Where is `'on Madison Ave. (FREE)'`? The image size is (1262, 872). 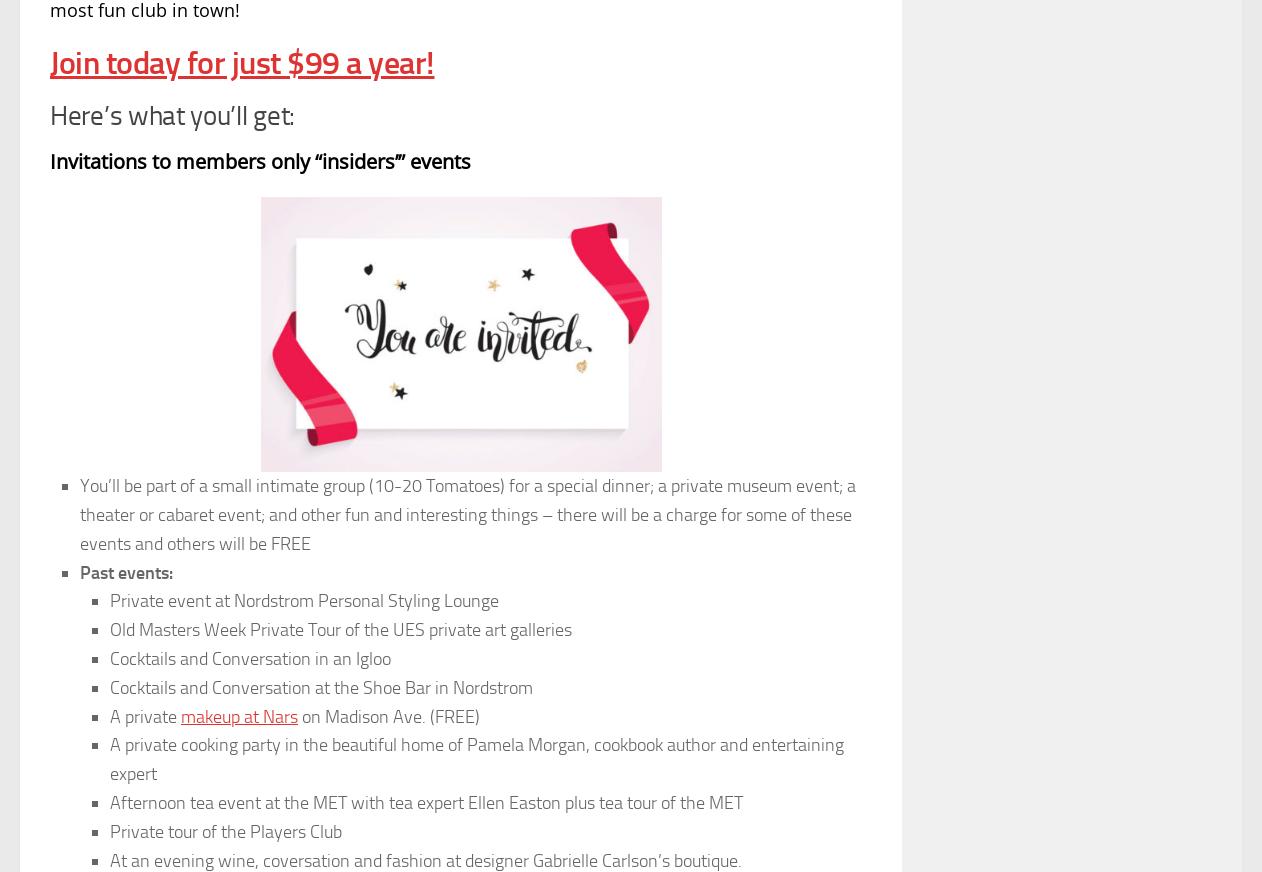
'on Madison Ave. (FREE)' is located at coordinates (388, 714).